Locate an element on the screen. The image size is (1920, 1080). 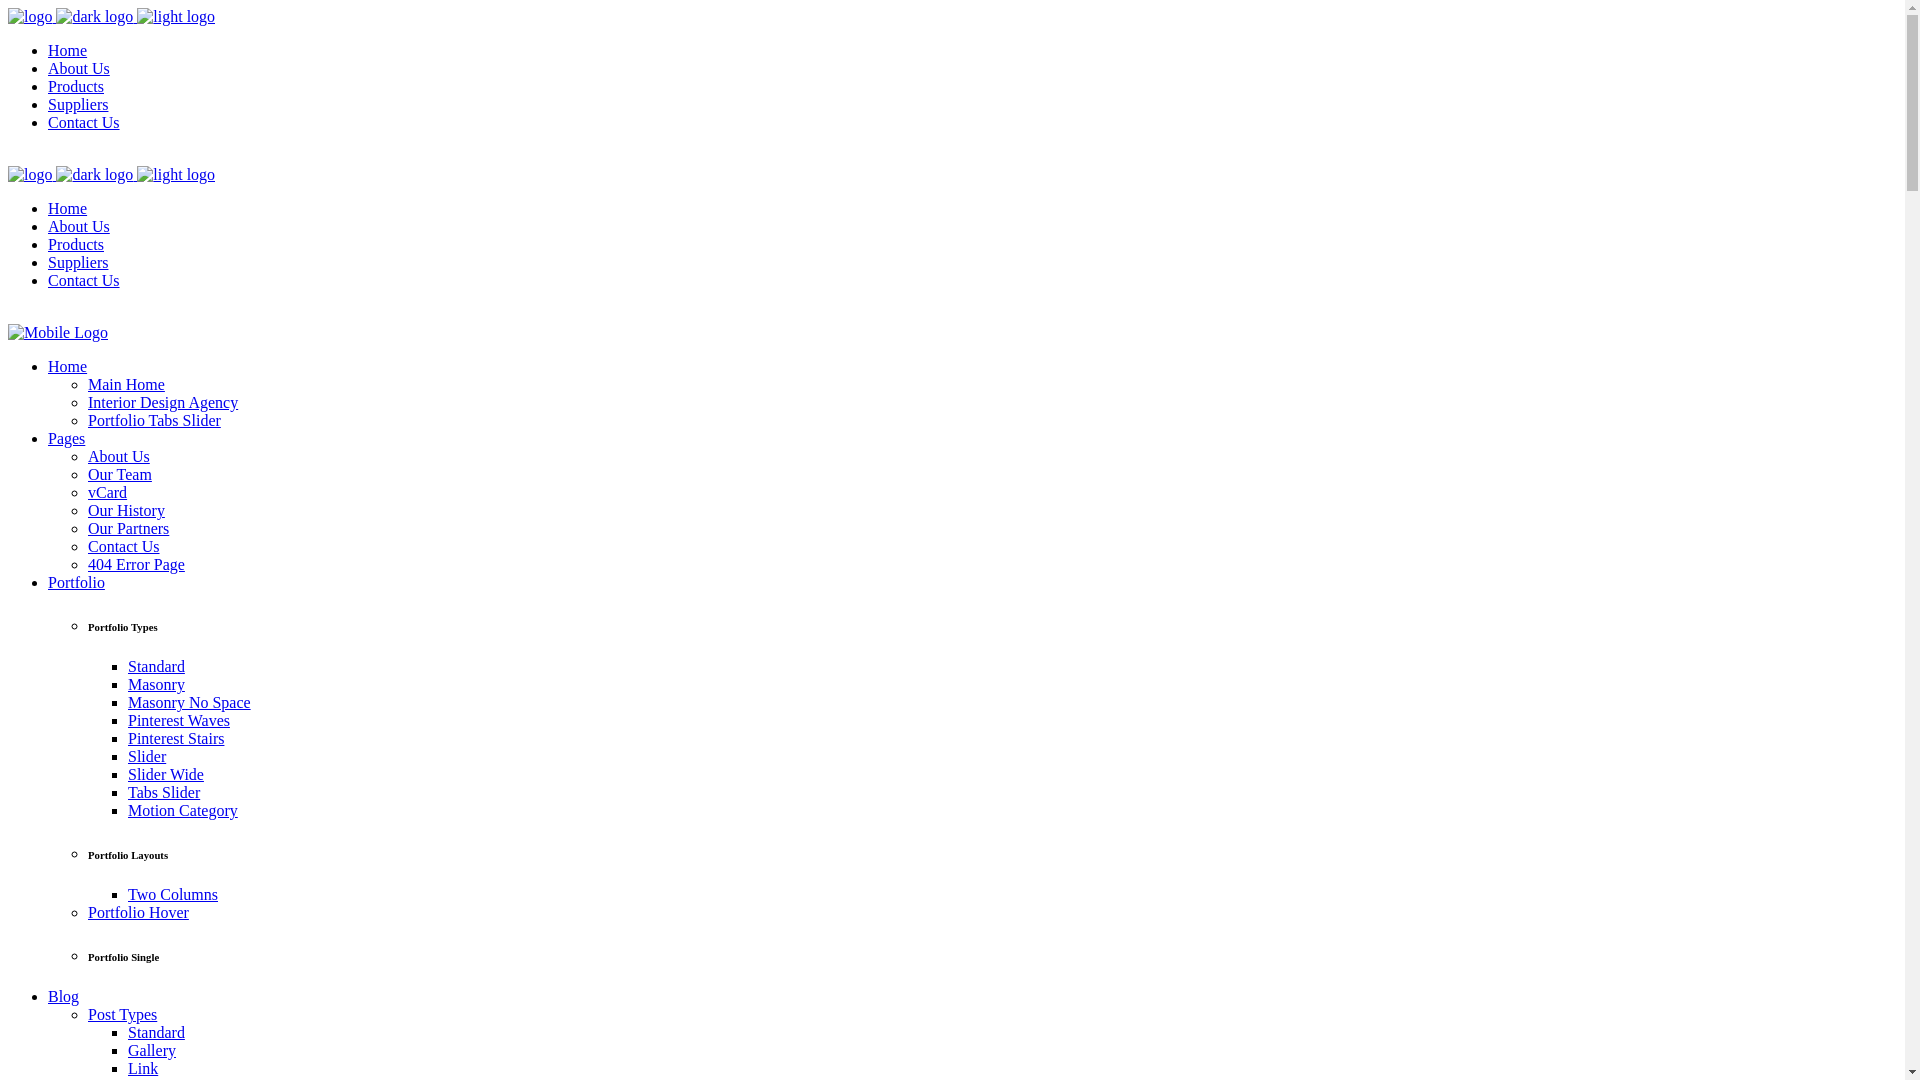
'Pinterest Stairs' is located at coordinates (176, 738).